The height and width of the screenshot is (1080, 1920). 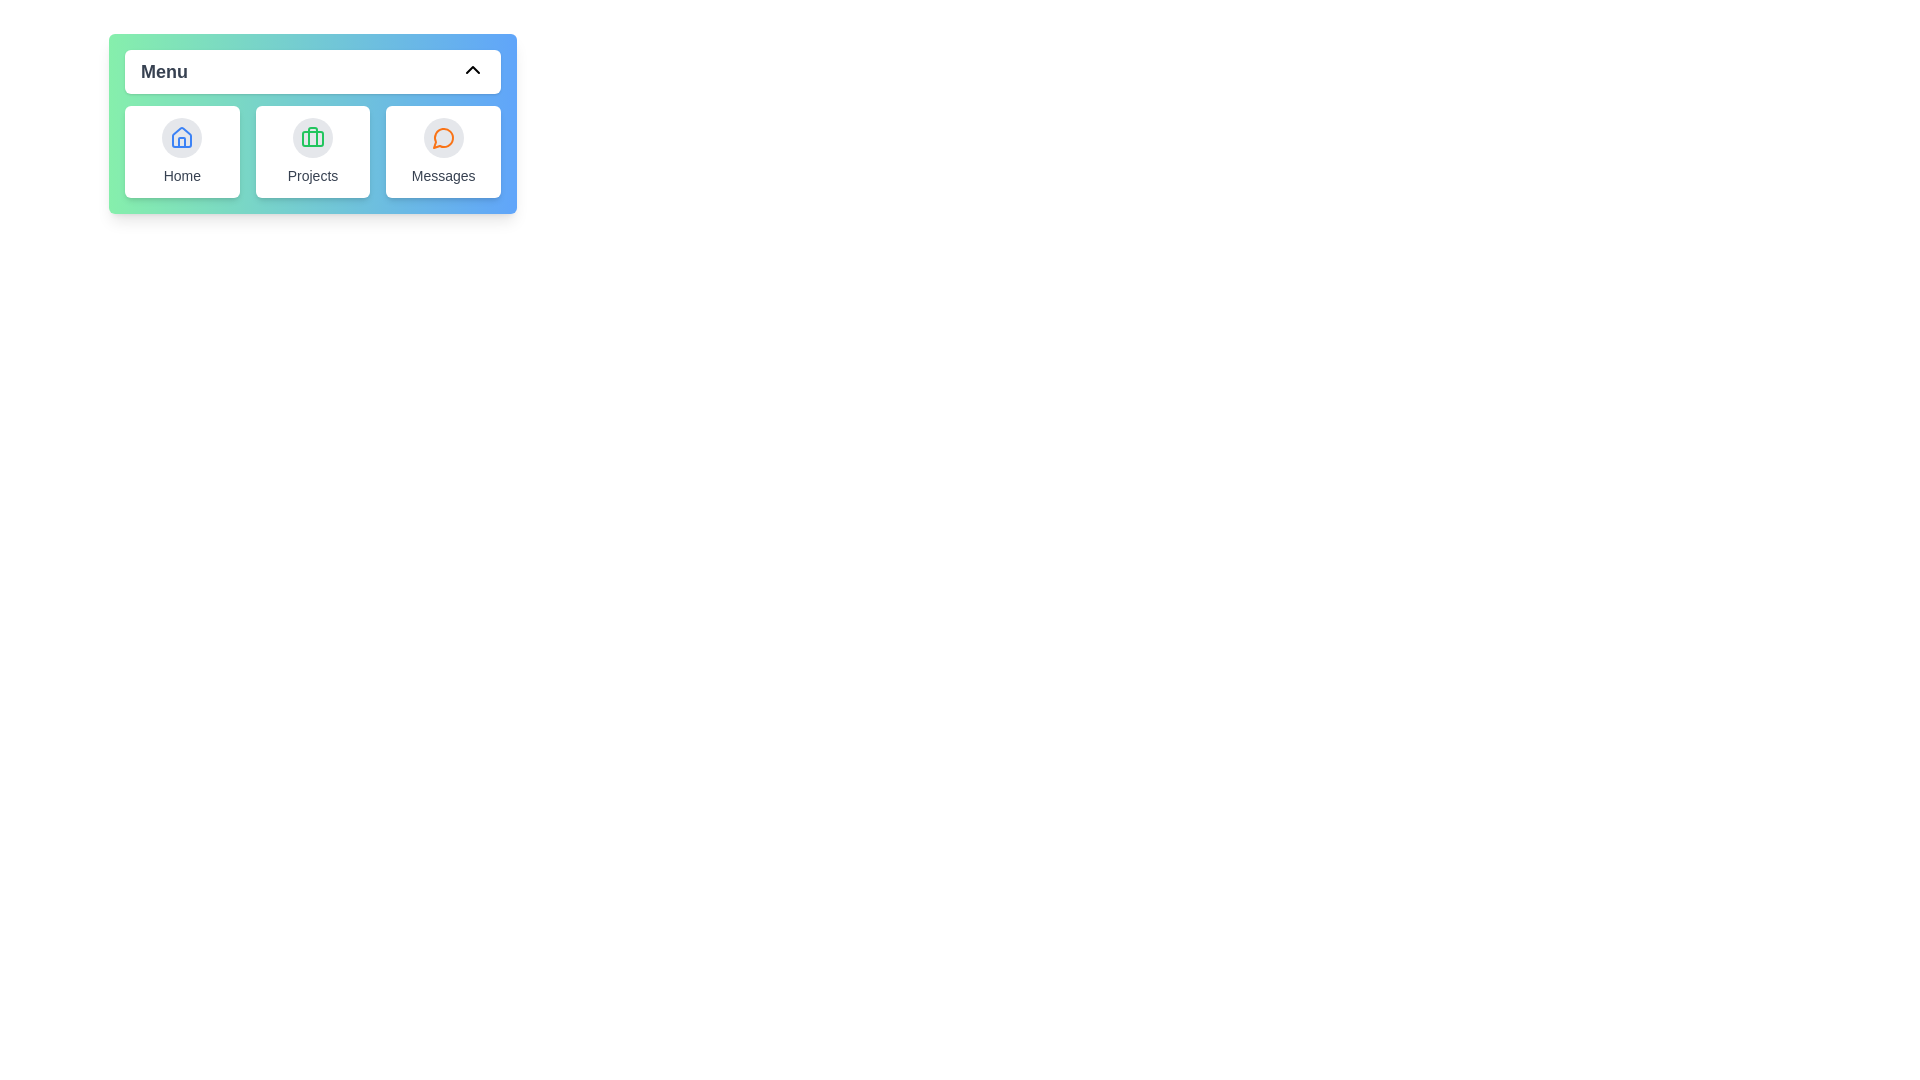 I want to click on the 'Projects' menu item to interact with its associated functionality, so click(x=311, y=150).